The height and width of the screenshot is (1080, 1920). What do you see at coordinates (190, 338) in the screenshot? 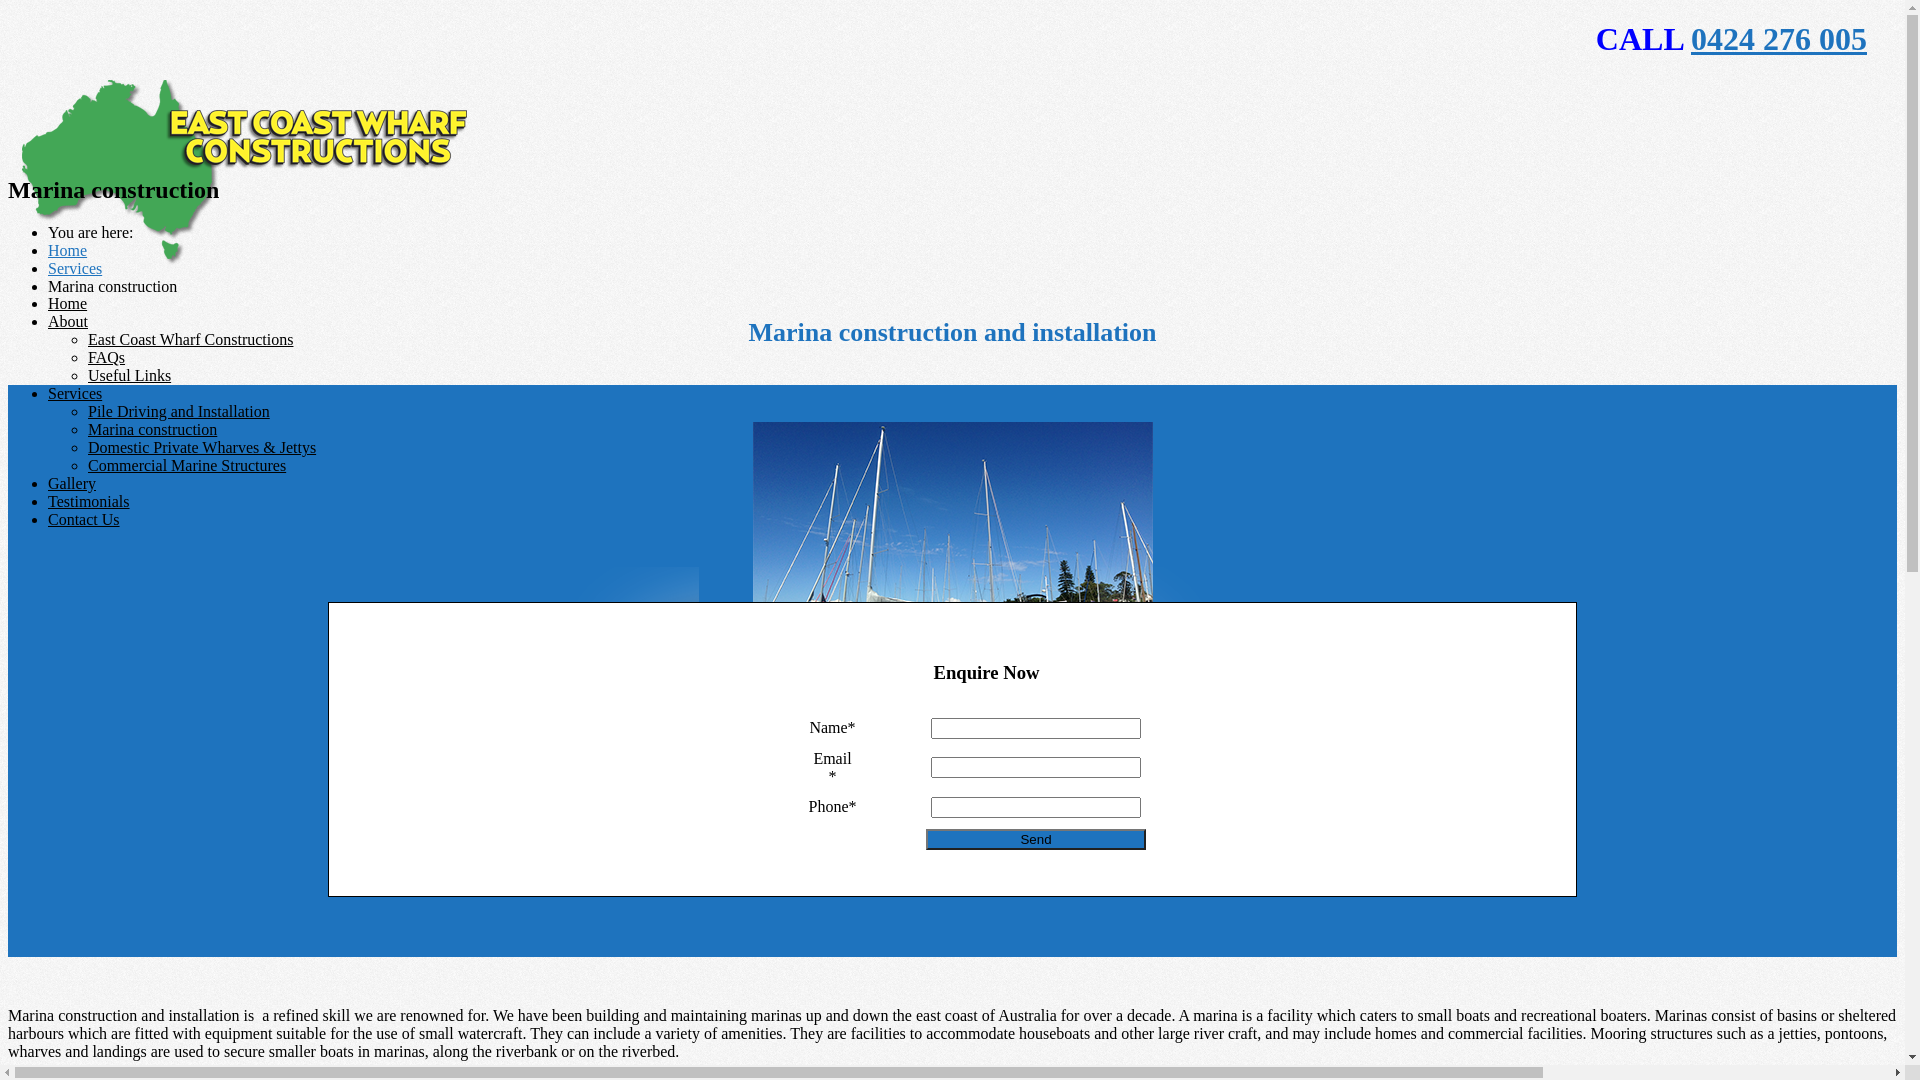
I see `'East Coast Wharf Constructions'` at bounding box center [190, 338].